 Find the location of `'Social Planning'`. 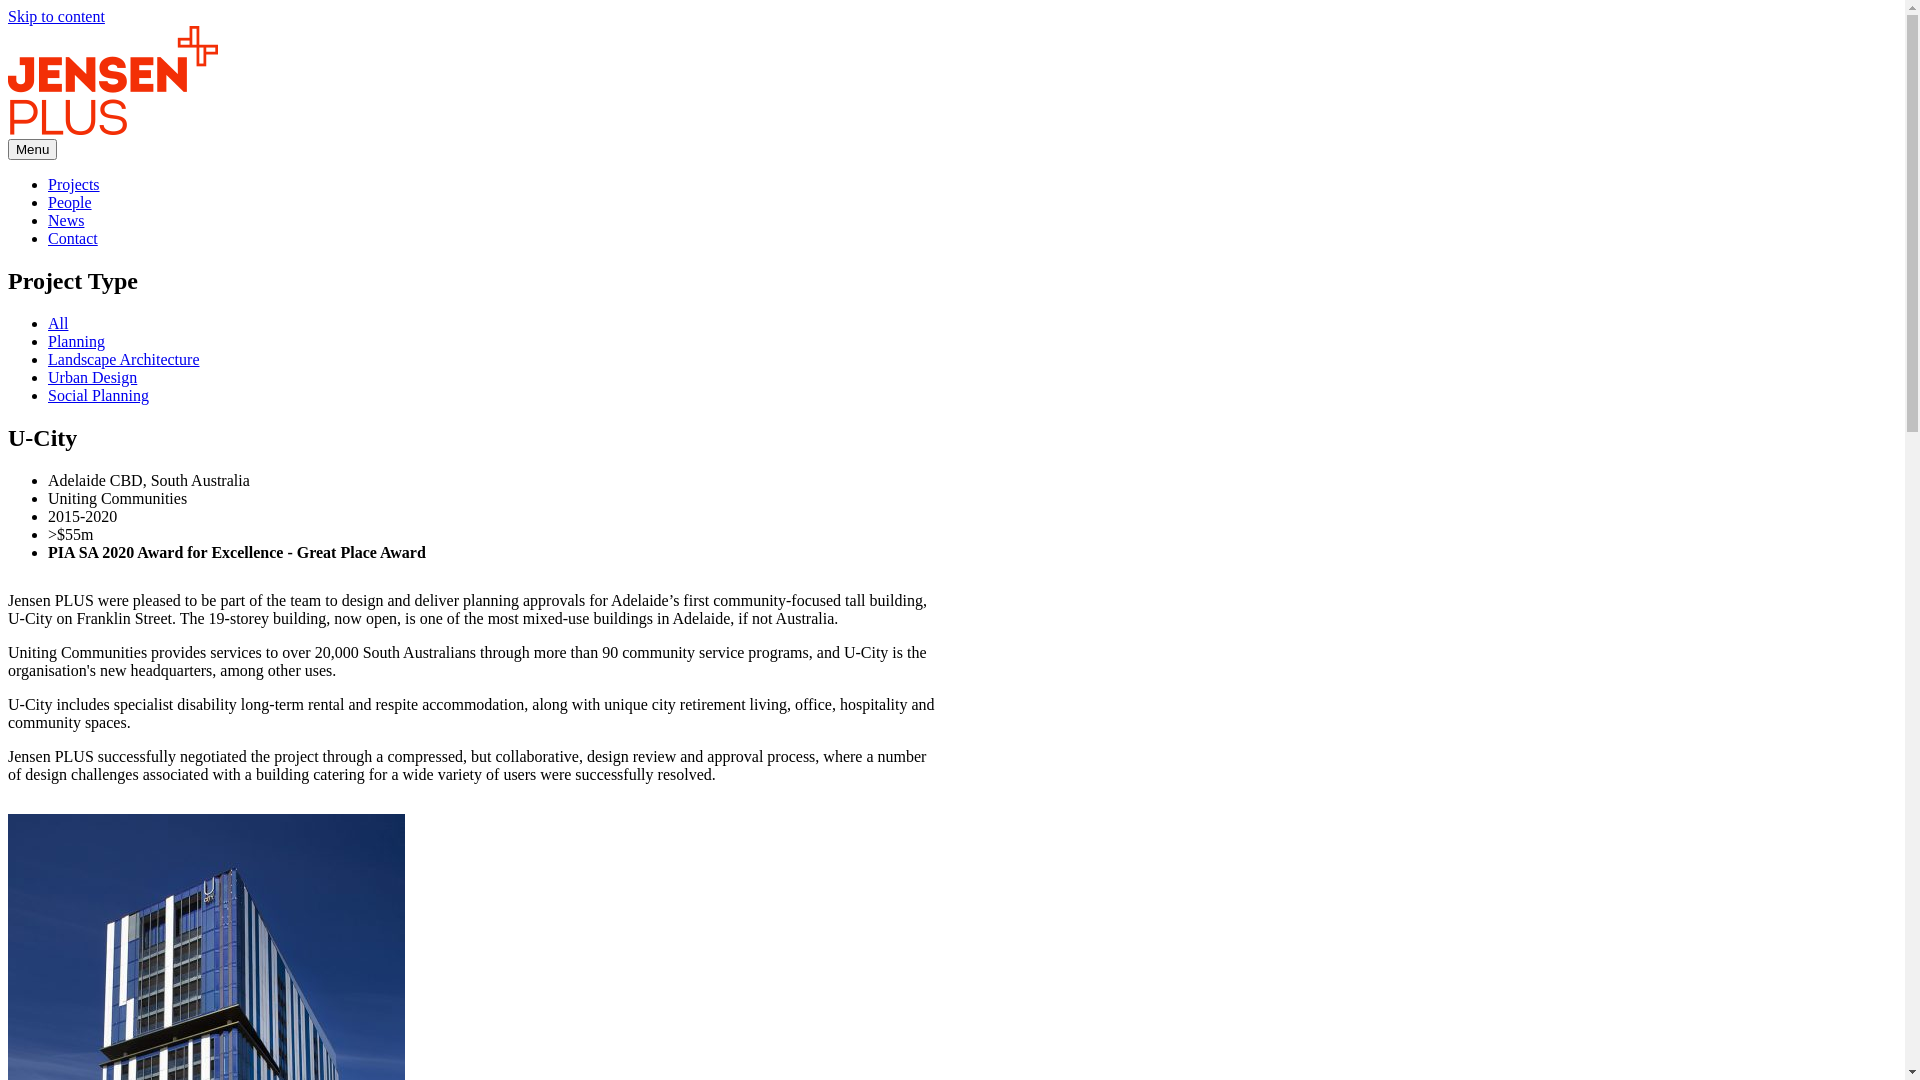

'Social Planning' is located at coordinates (97, 395).